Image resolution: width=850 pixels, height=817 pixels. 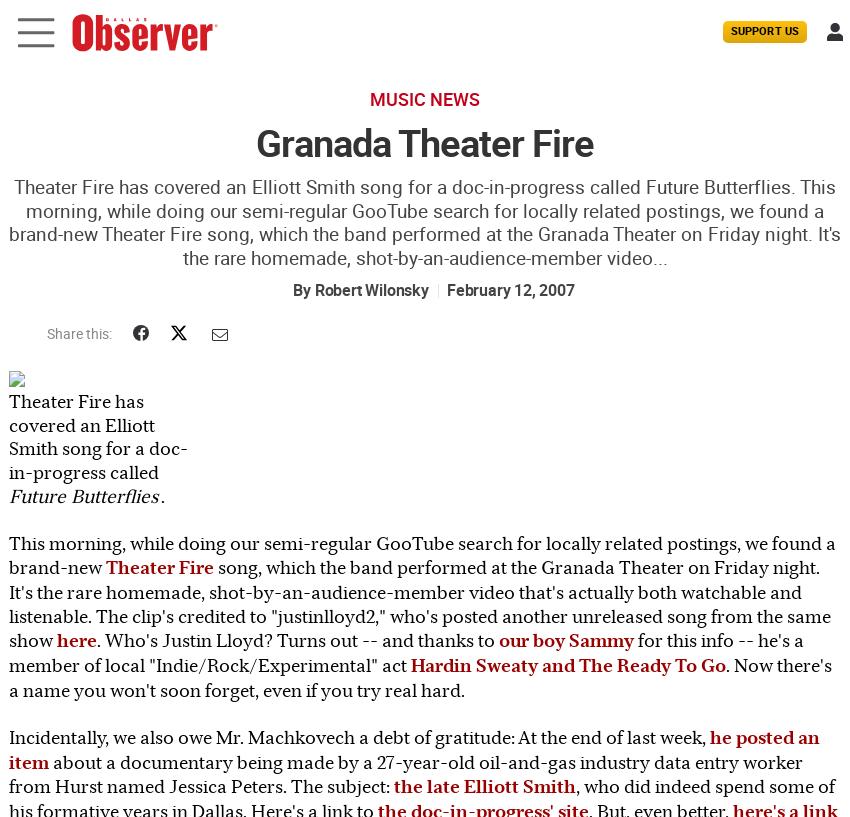 I want to click on 'Support Us', so click(x=729, y=30).